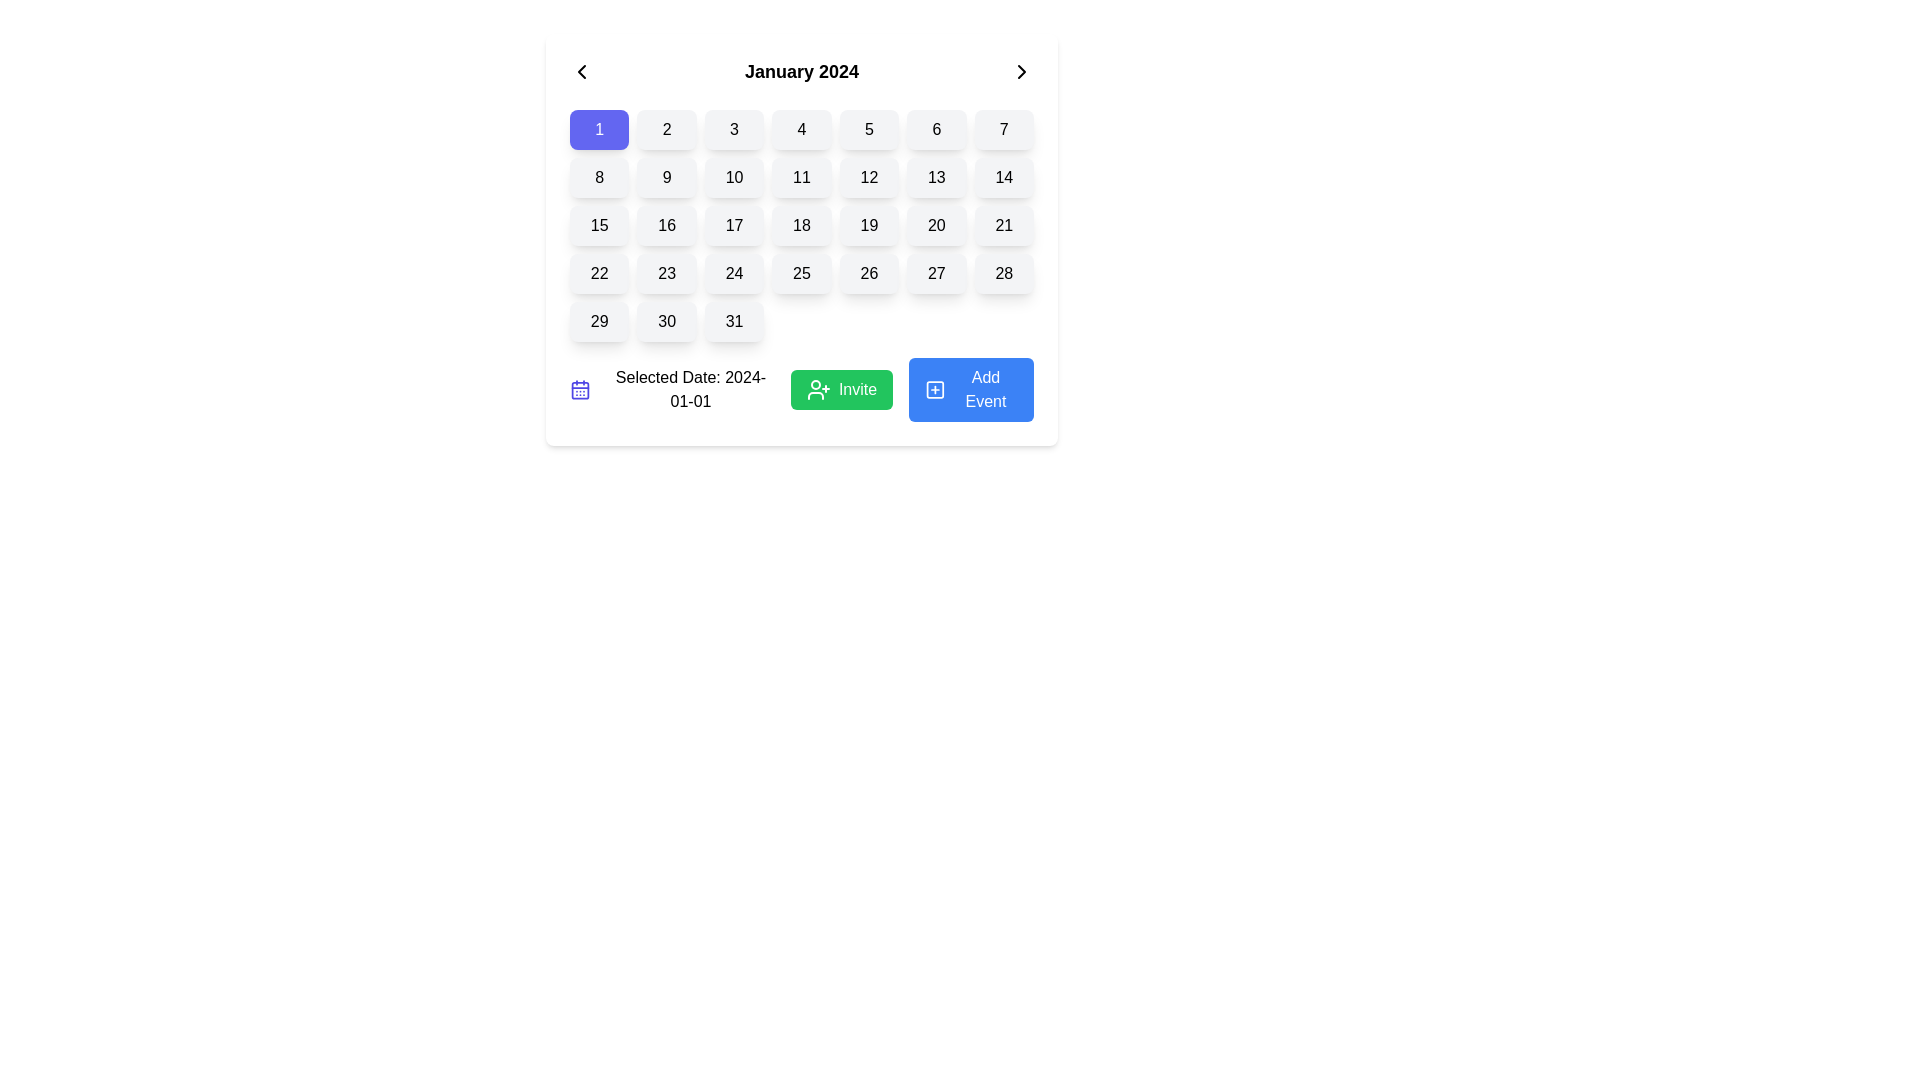 The height and width of the screenshot is (1080, 1920). Describe the element at coordinates (934, 389) in the screenshot. I see `the decorative graphical component that serves as a border or background for the plus icon within the 'Add Event' button located in the lower-right corner of the interface` at that location.